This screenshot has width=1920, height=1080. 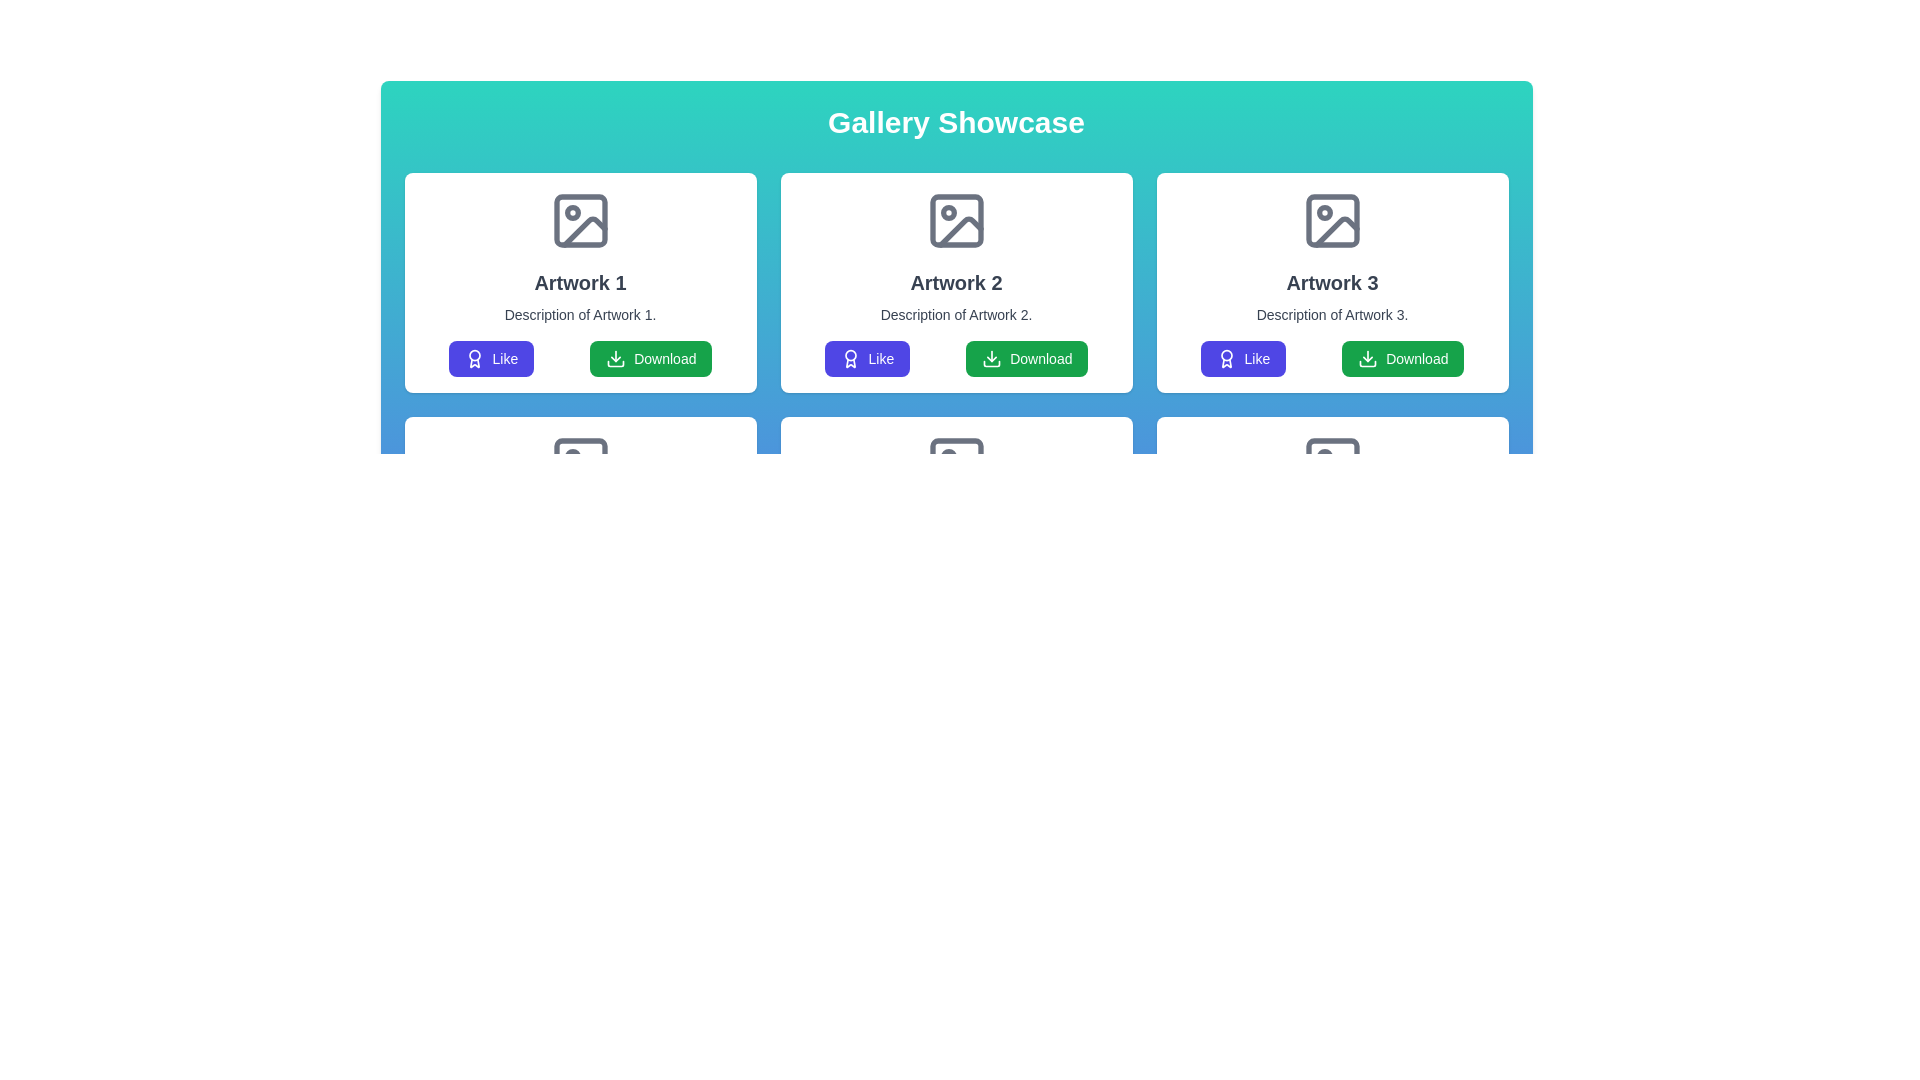 I want to click on the award or achievement icon located within the 'Like' button of the third artwork card in the second row, so click(x=1225, y=357).